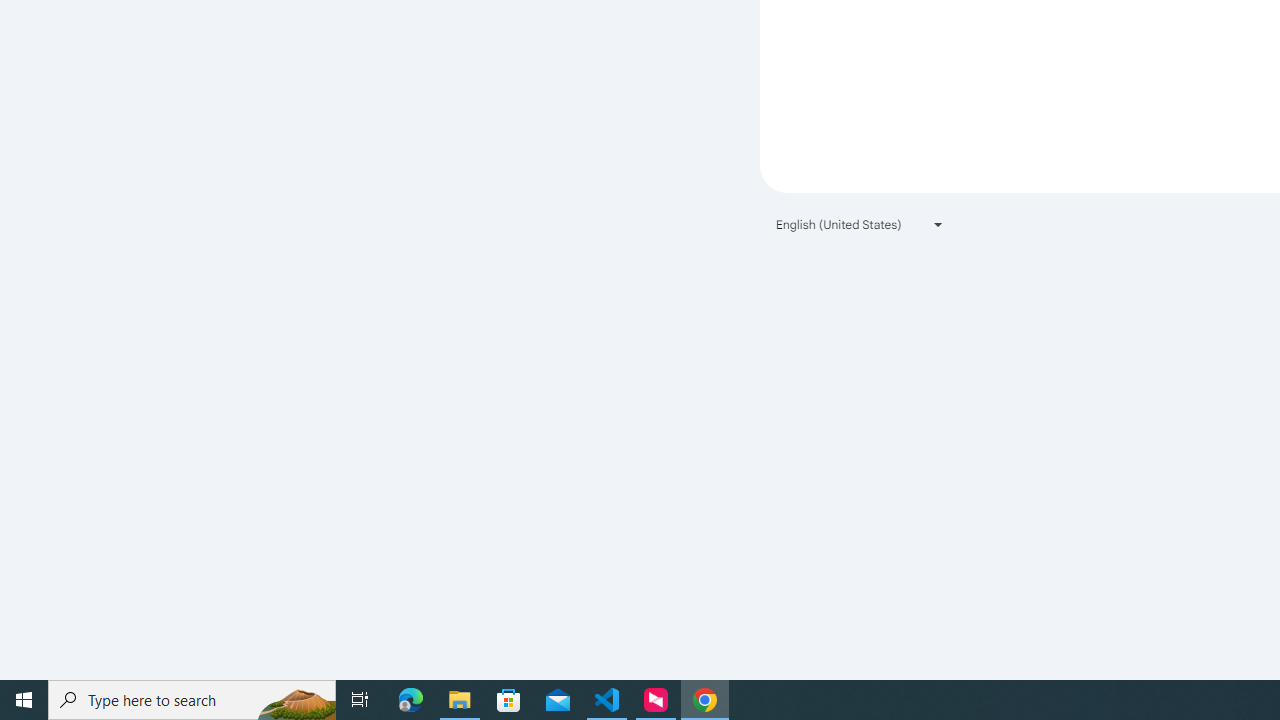 This screenshot has width=1280, height=720. Describe the element at coordinates (860, 224) in the screenshot. I see `'English (United States)'` at that location.